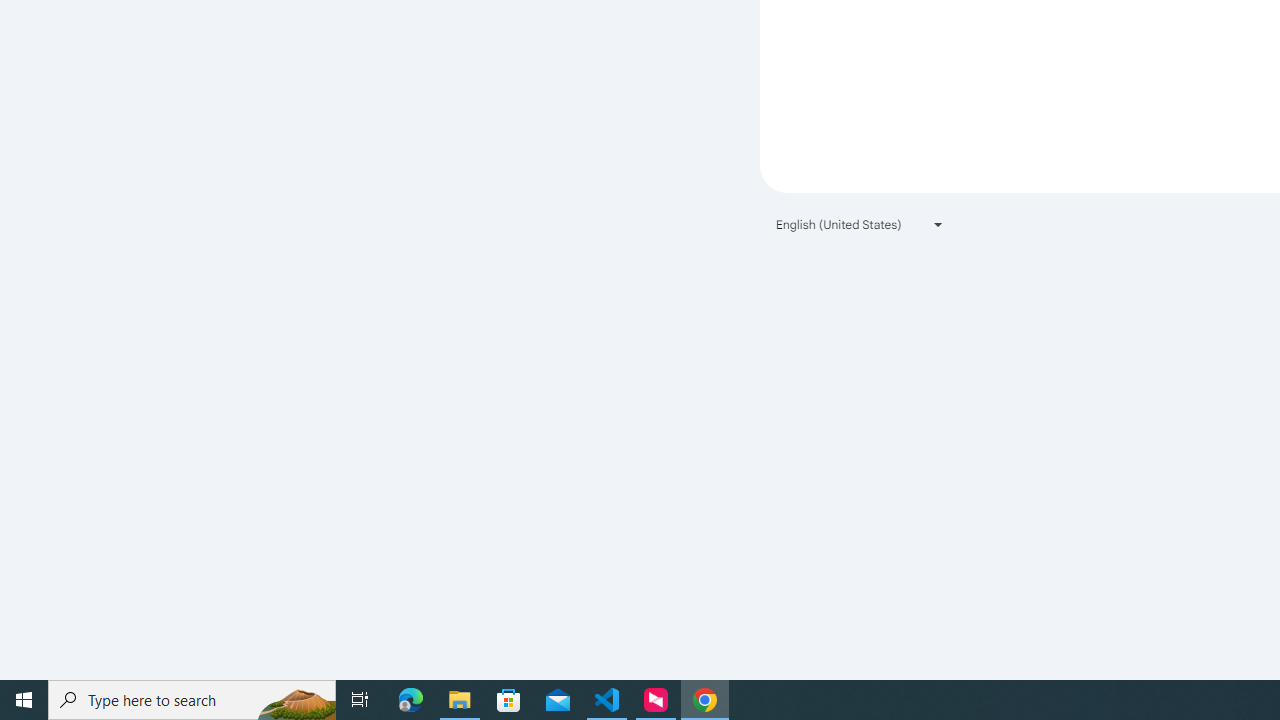 This screenshot has width=1280, height=720. Describe the element at coordinates (860, 224) in the screenshot. I see `'English (United States)'` at that location.